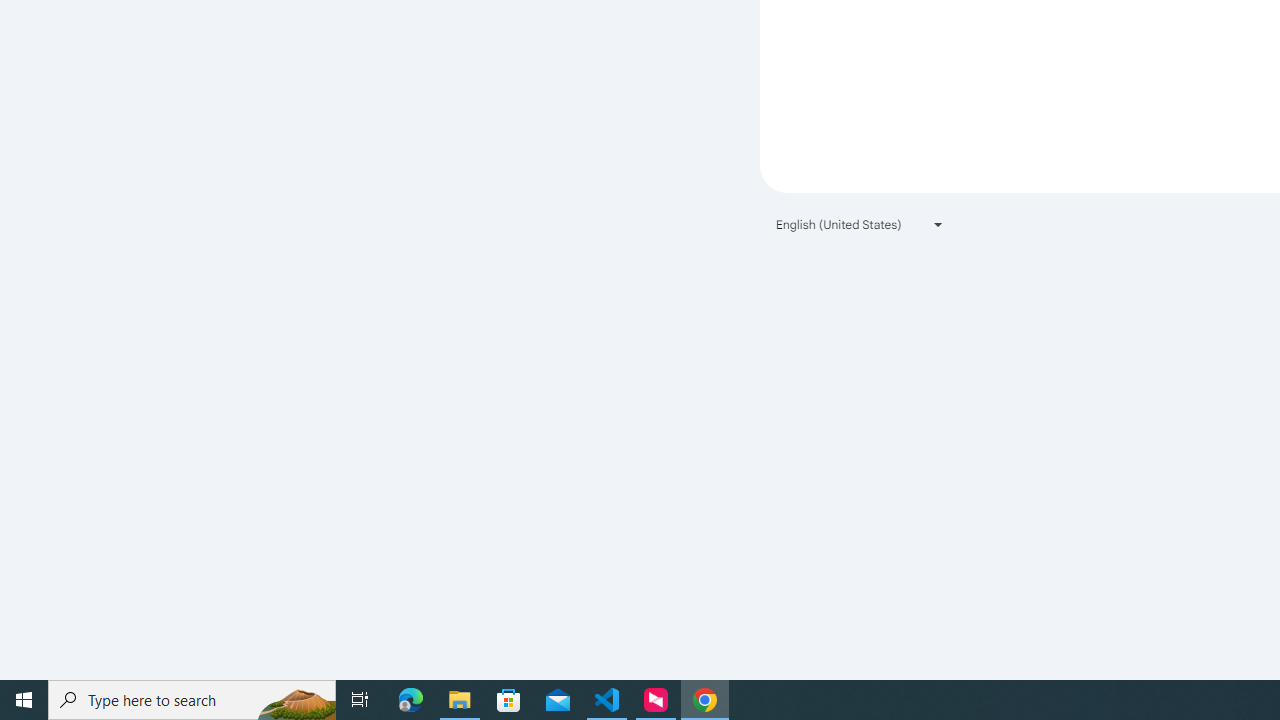 This screenshot has width=1280, height=720. Describe the element at coordinates (860, 224) in the screenshot. I see `'English (United States)'` at that location.